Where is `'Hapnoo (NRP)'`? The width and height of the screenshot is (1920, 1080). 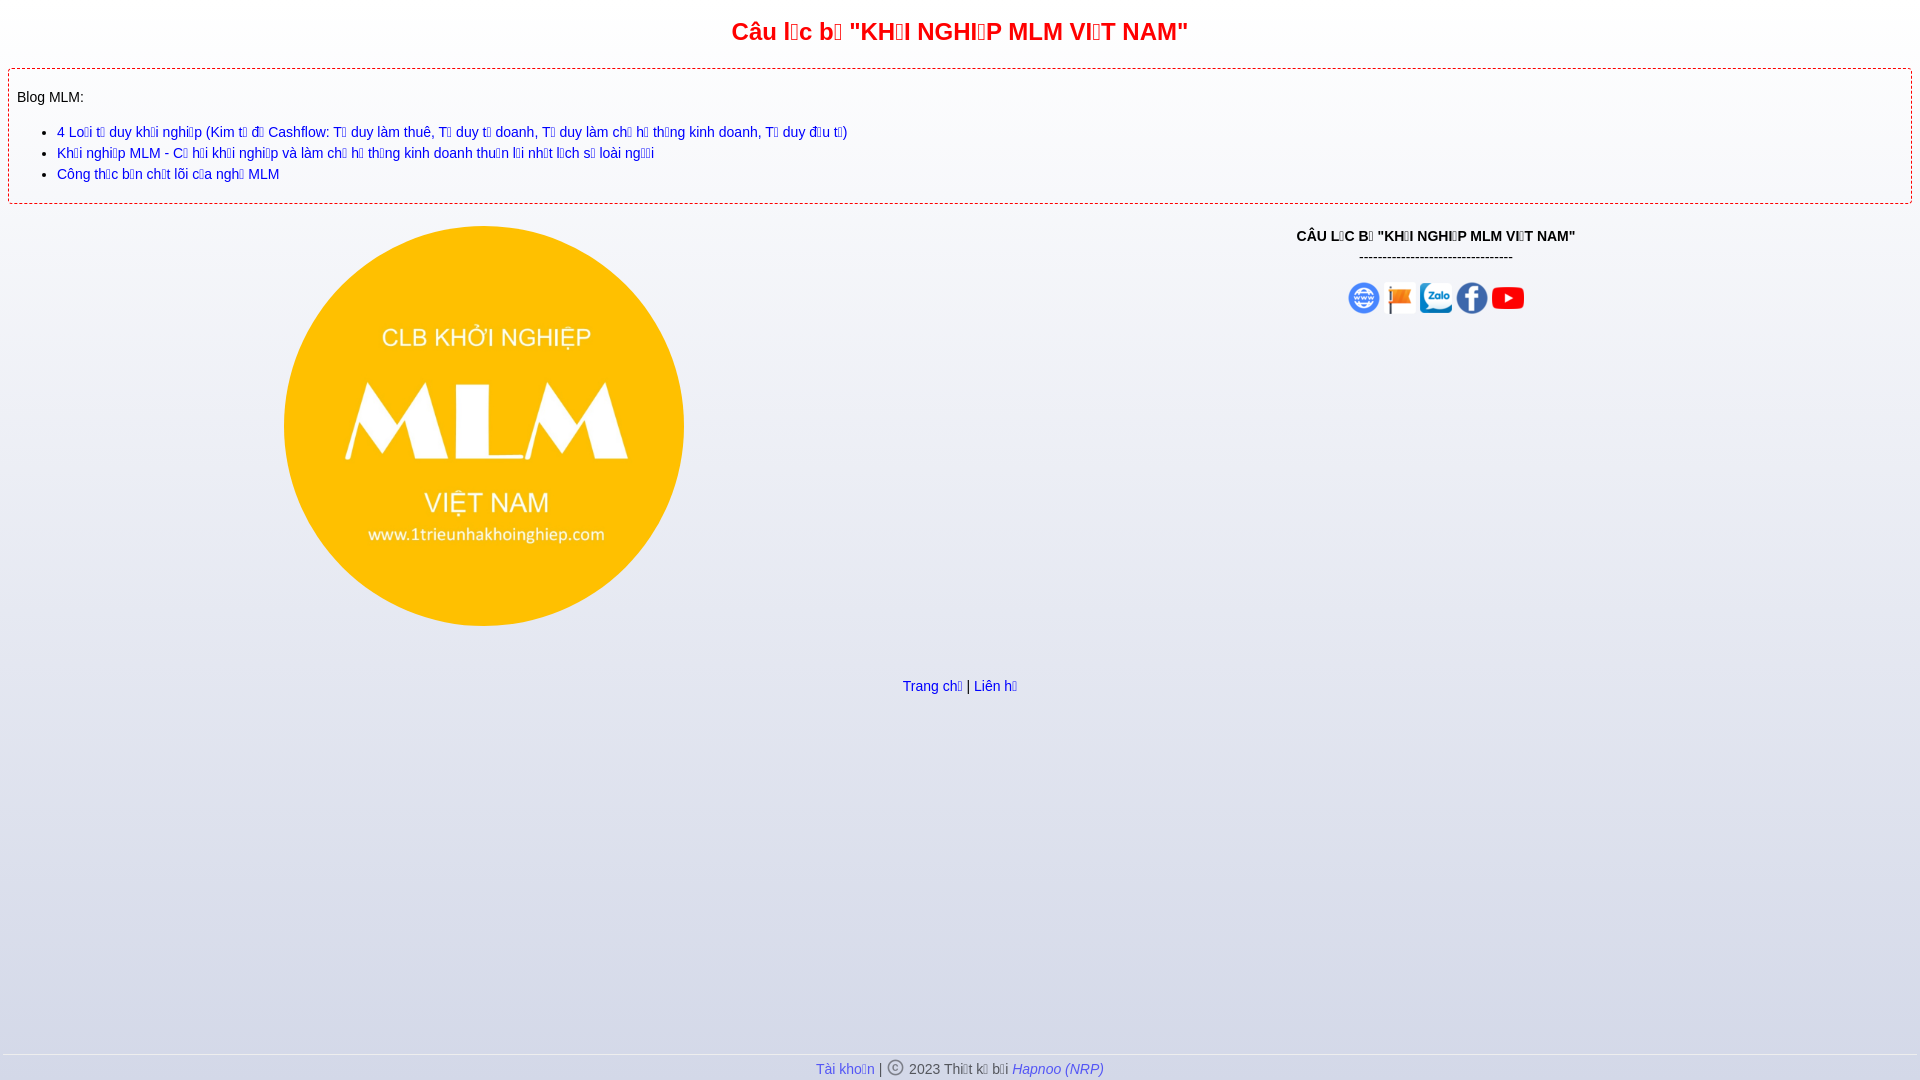 'Hapnoo (NRP)' is located at coordinates (1056, 1067).